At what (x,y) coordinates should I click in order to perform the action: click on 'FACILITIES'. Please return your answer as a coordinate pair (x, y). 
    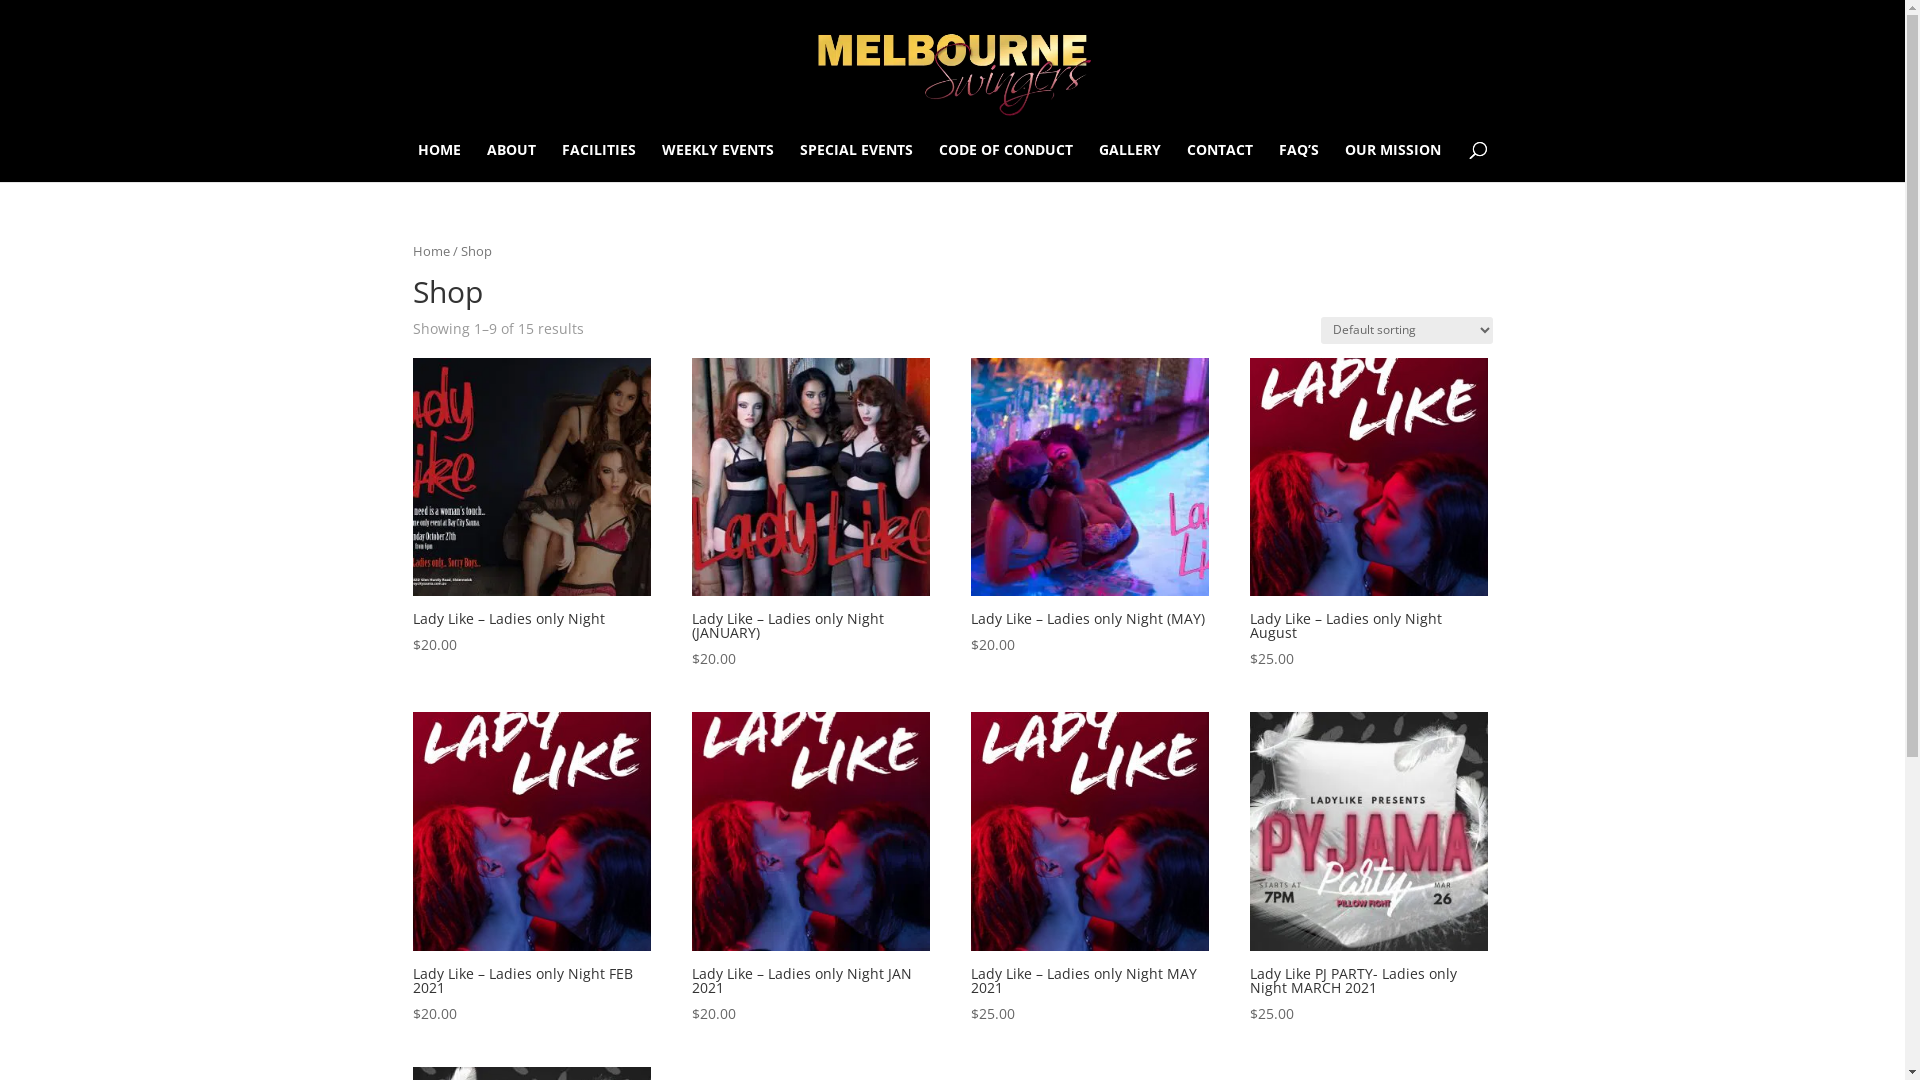
    Looking at the image, I should click on (598, 161).